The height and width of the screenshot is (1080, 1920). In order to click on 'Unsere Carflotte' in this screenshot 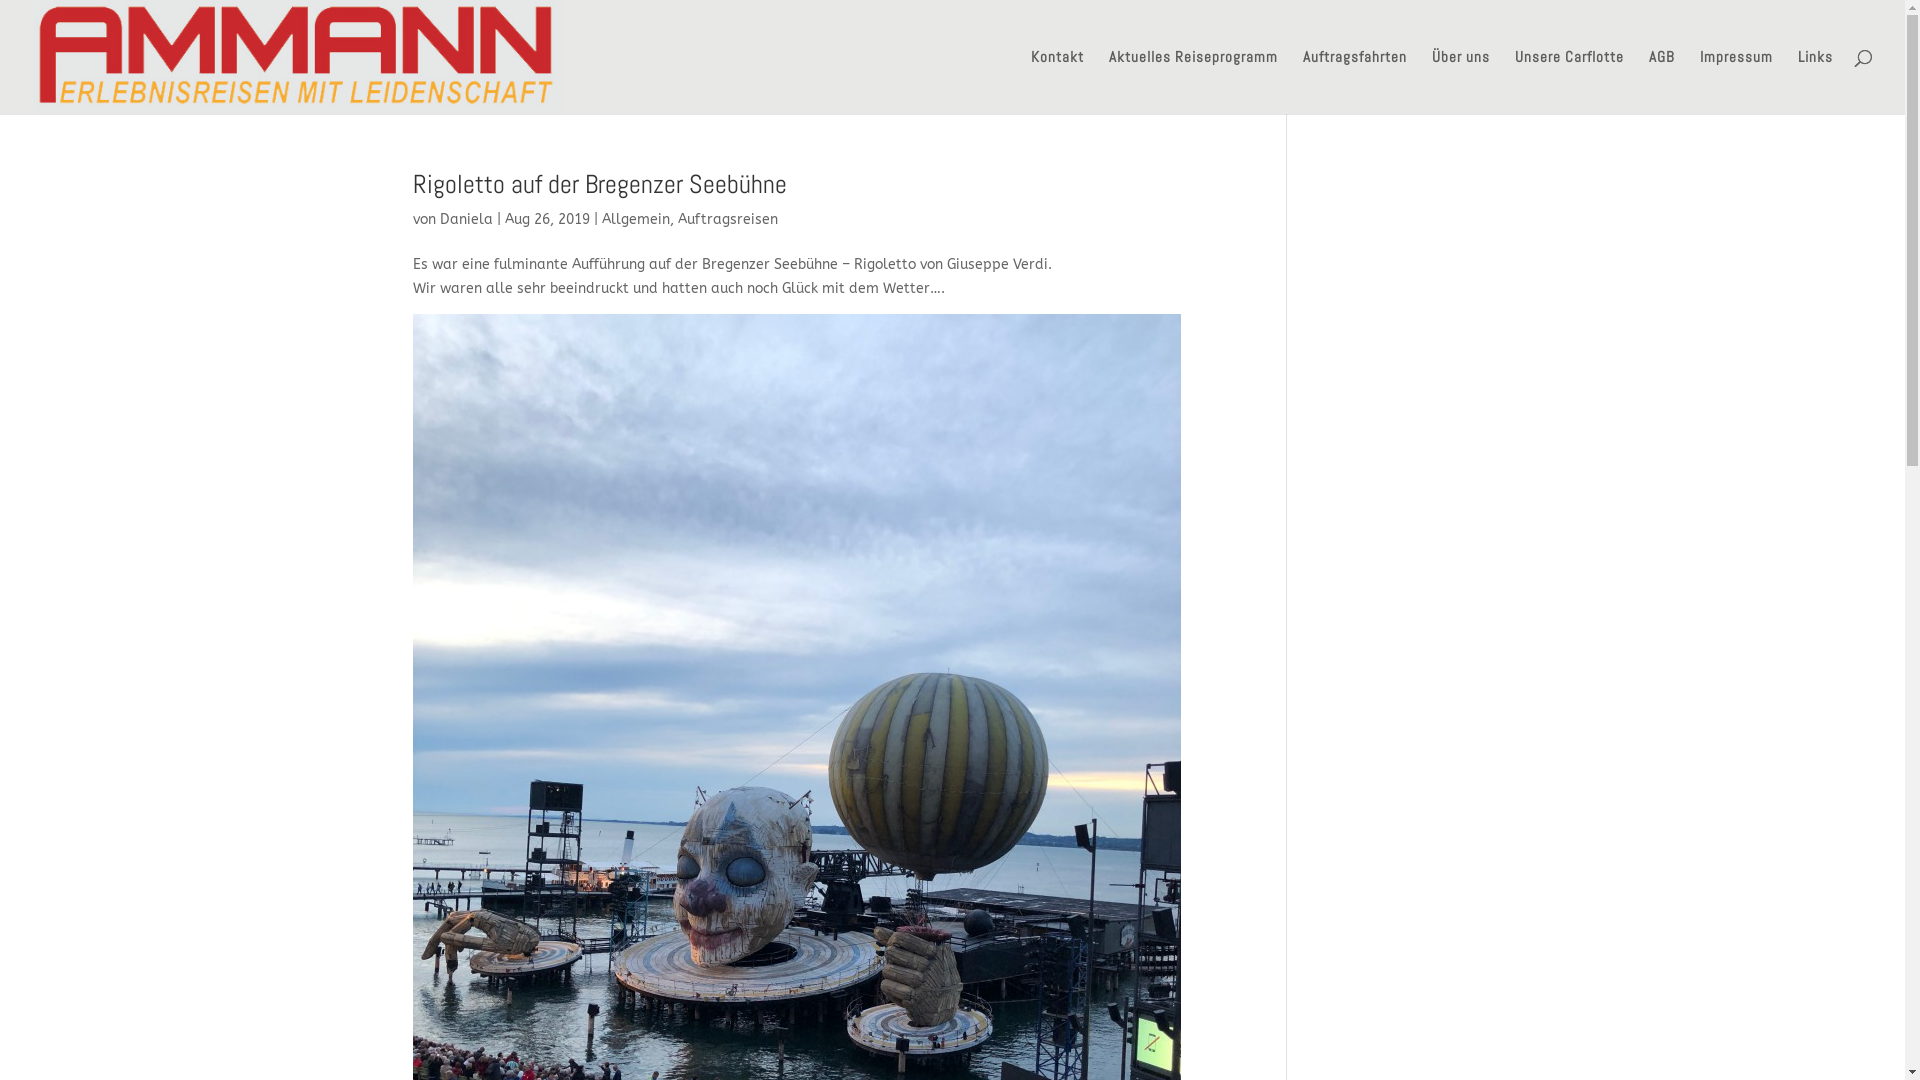, I will do `click(1568, 80)`.